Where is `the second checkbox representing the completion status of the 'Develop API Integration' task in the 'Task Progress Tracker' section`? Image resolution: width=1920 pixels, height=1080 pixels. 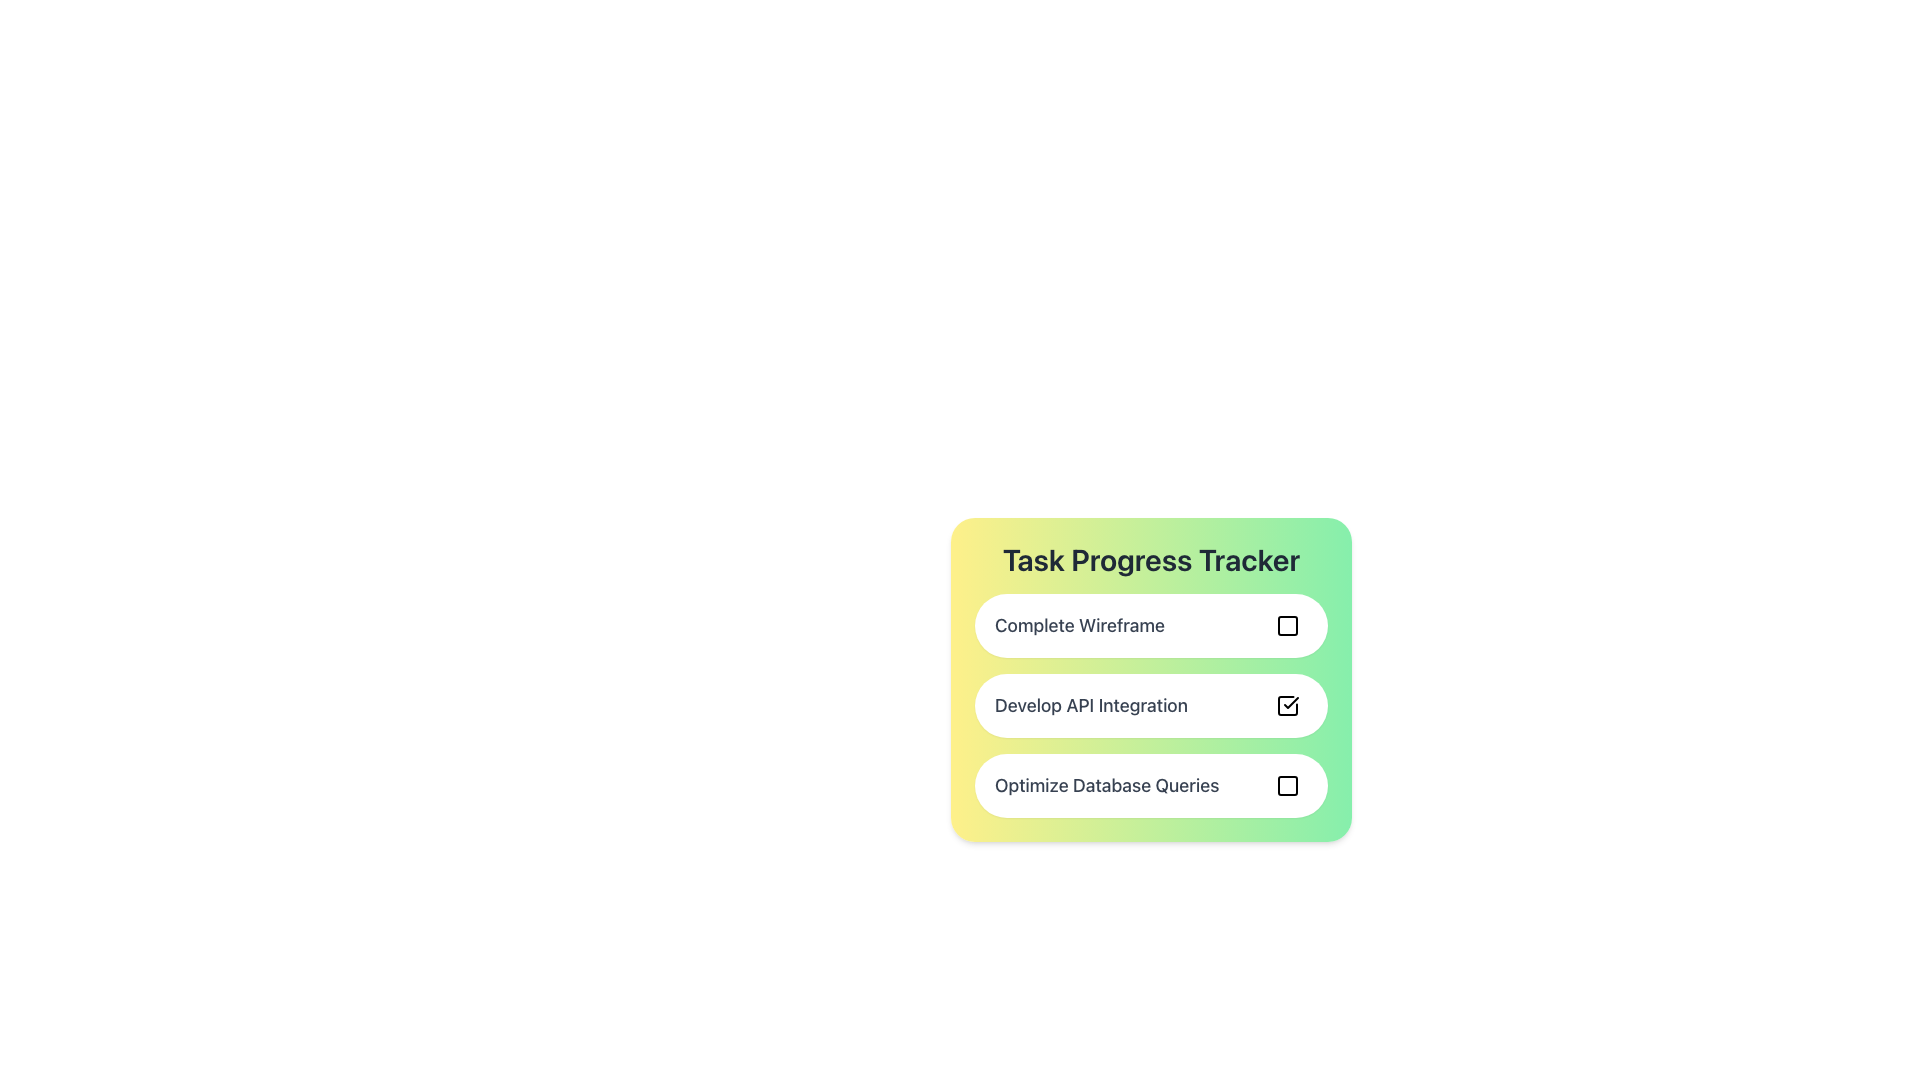
the second checkbox representing the completion status of the 'Develop API Integration' task in the 'Task Progress Tracker' section is located at coordinates (1287, 704).